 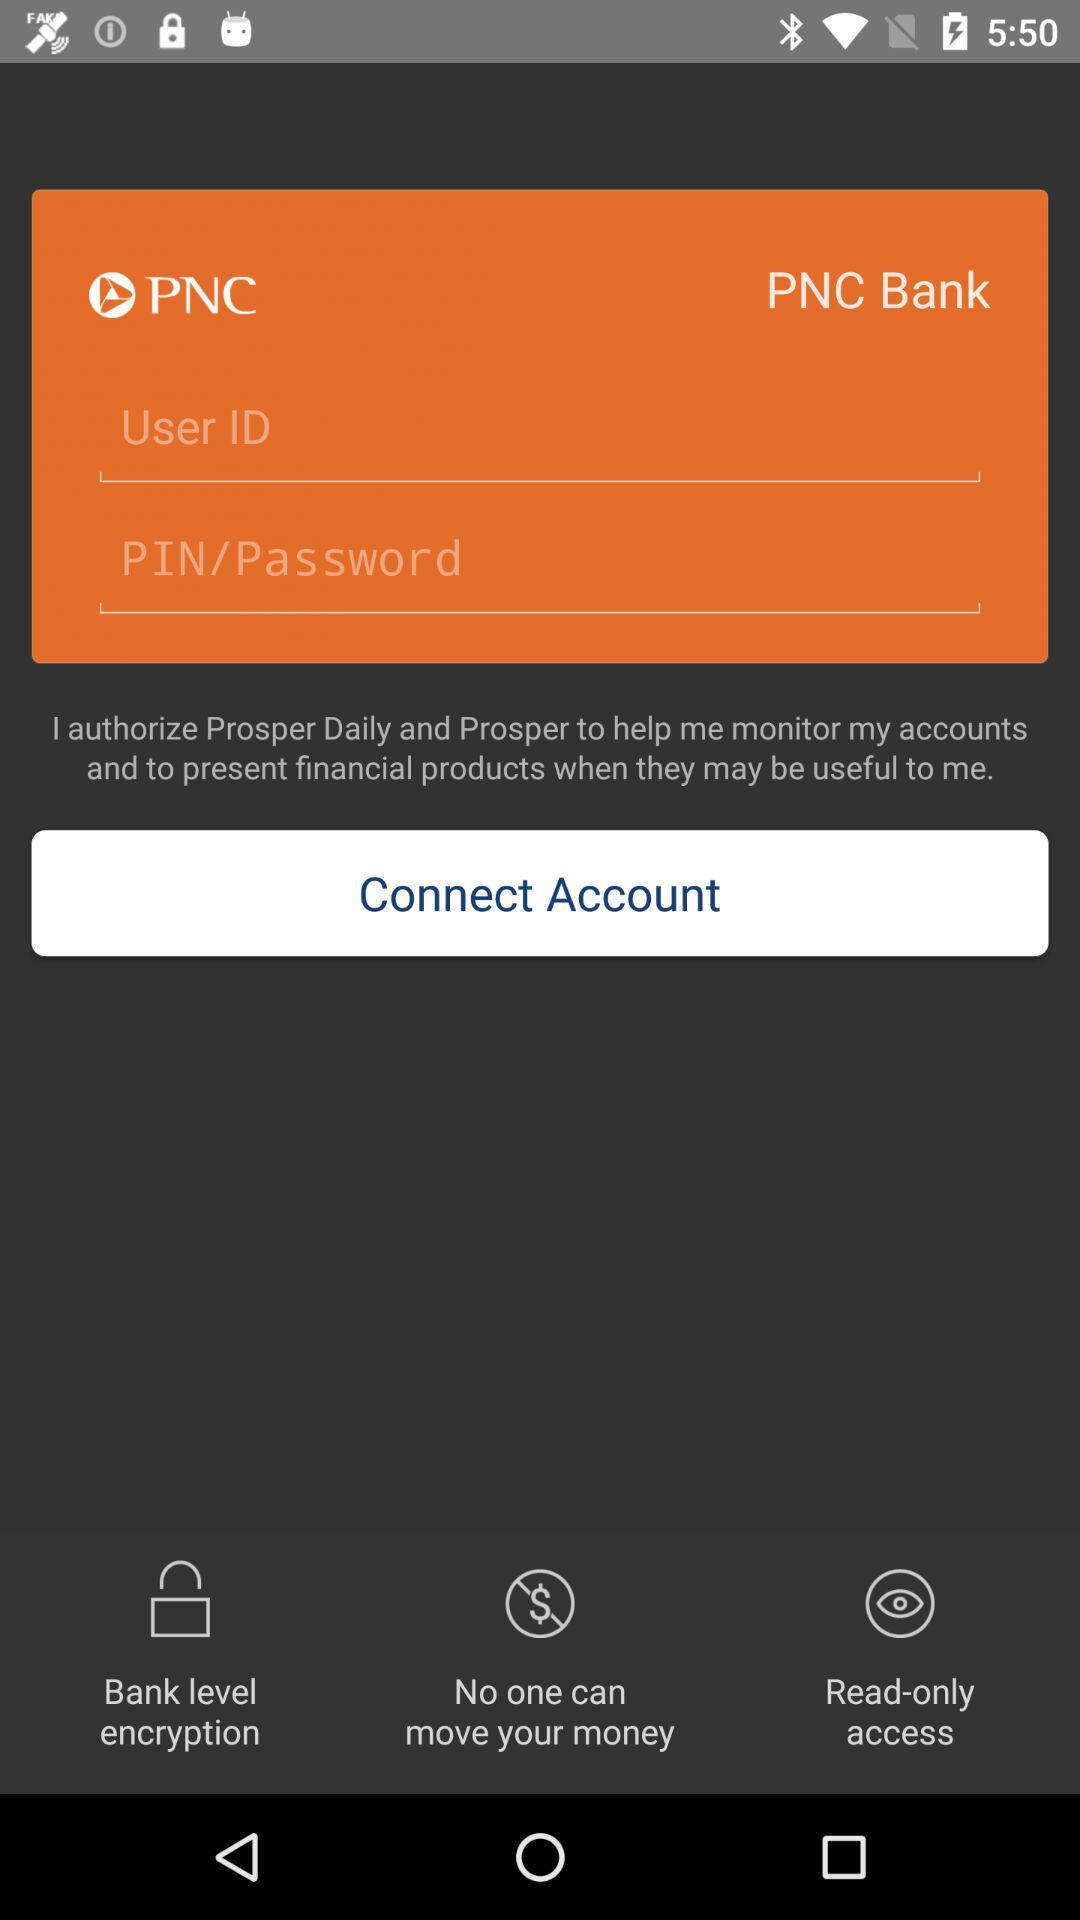 What do you see at coordinates (540, 426) in the screenshot?
I see `id text input` at bounding box center [540, 426].